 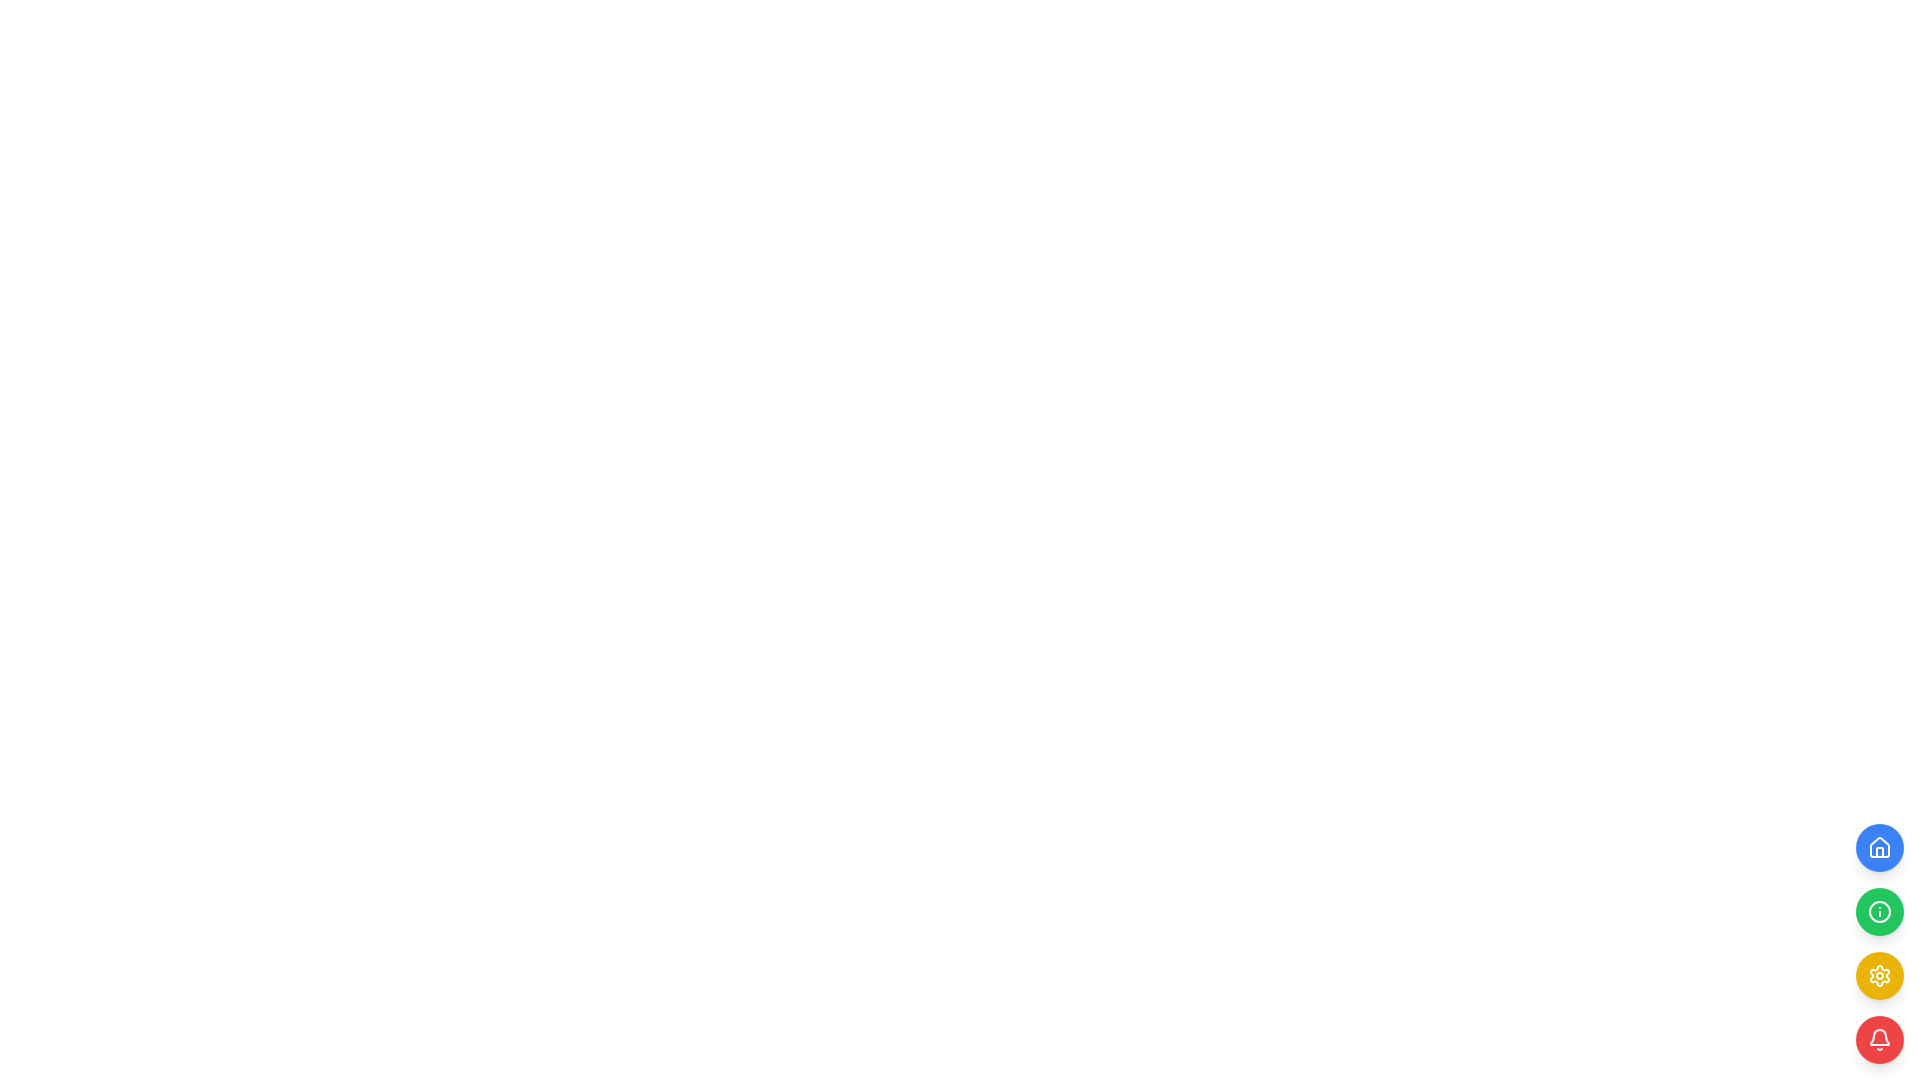 What do you see at coordinates (1879, 1036) in the screenshot?
I see `the bell icon at the bottom of the vertical menu` at bounding box center [1879, 1036].